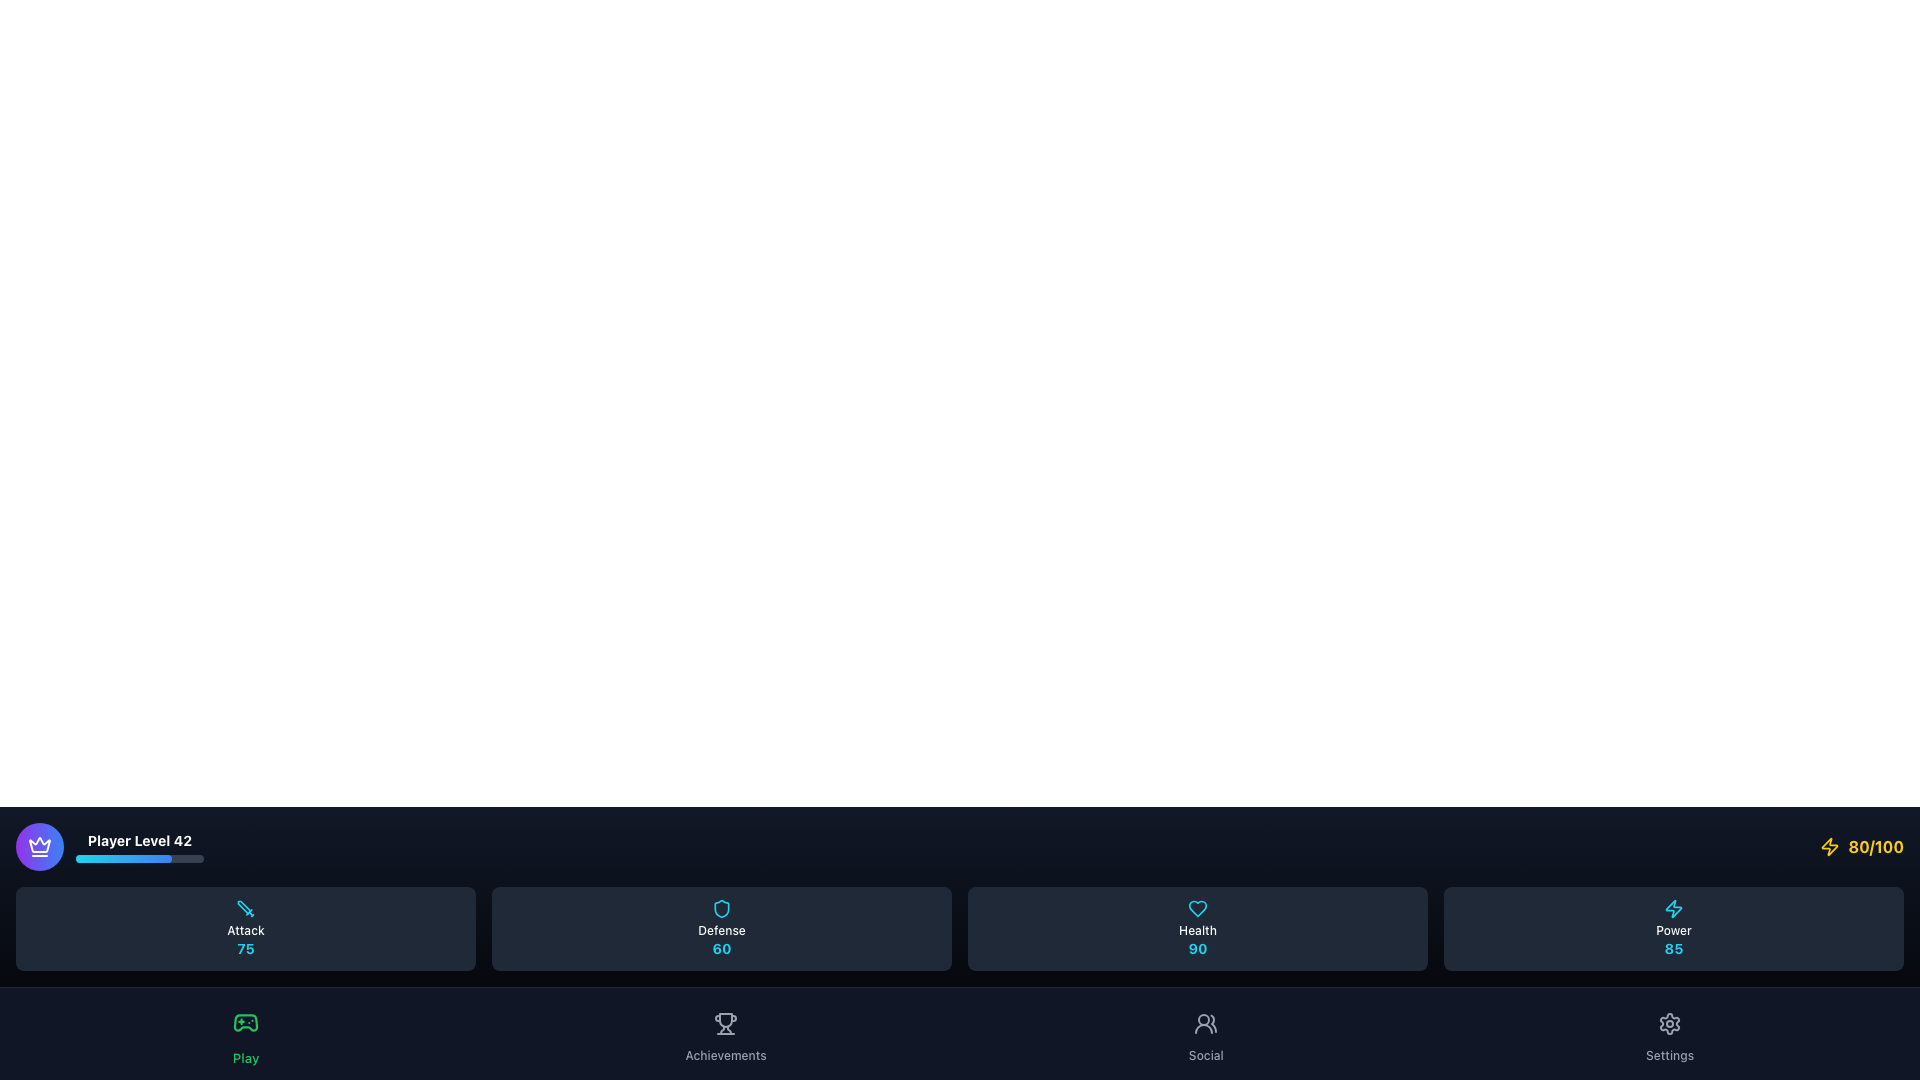 The image size is (1920, 1080). Describe the element at coordinates (1203, 1029) in the screenshot. I see `the decorative curved part of the 'Social' section icon located at the bottom navigation bar` at that location.